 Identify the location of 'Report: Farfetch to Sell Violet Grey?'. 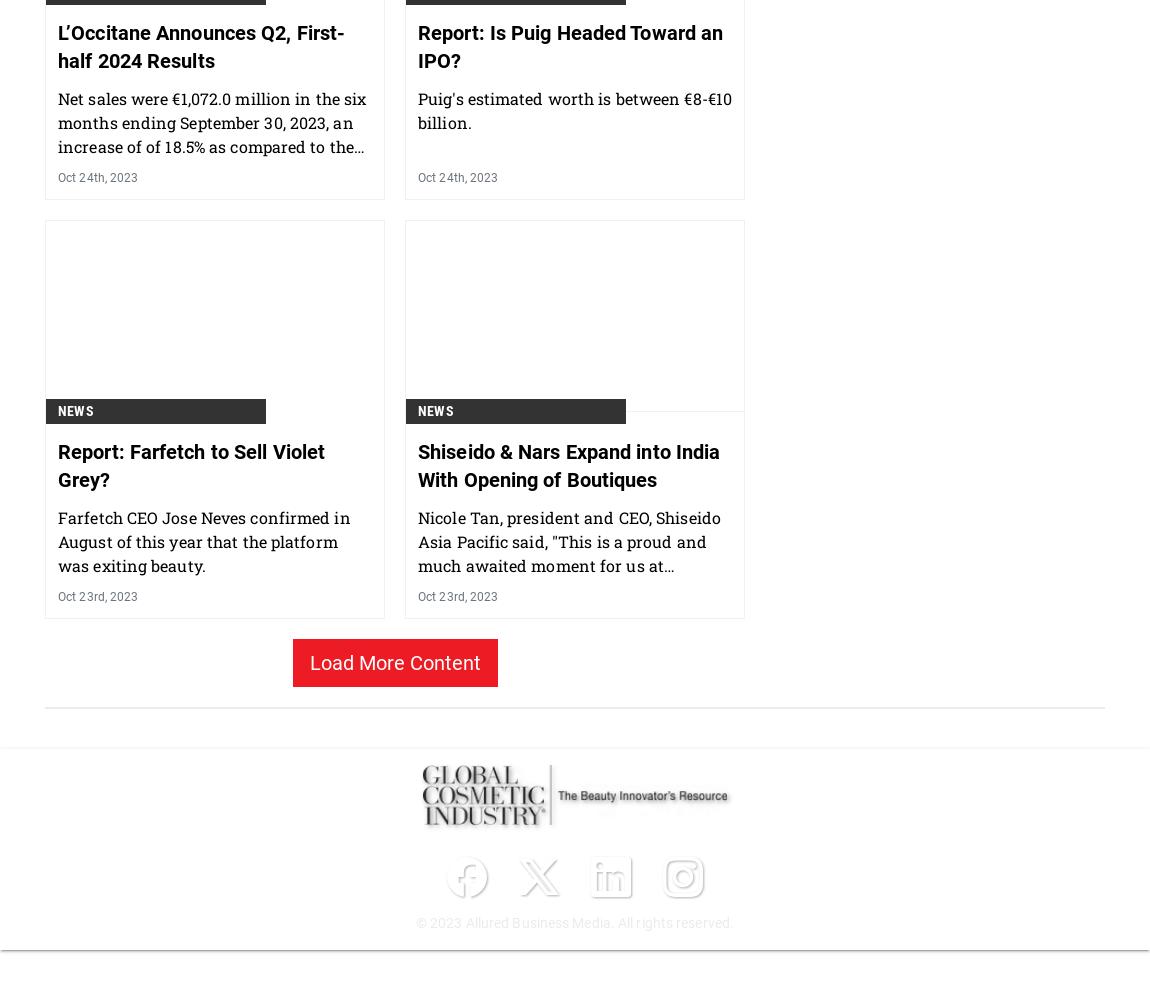
(190, 568).